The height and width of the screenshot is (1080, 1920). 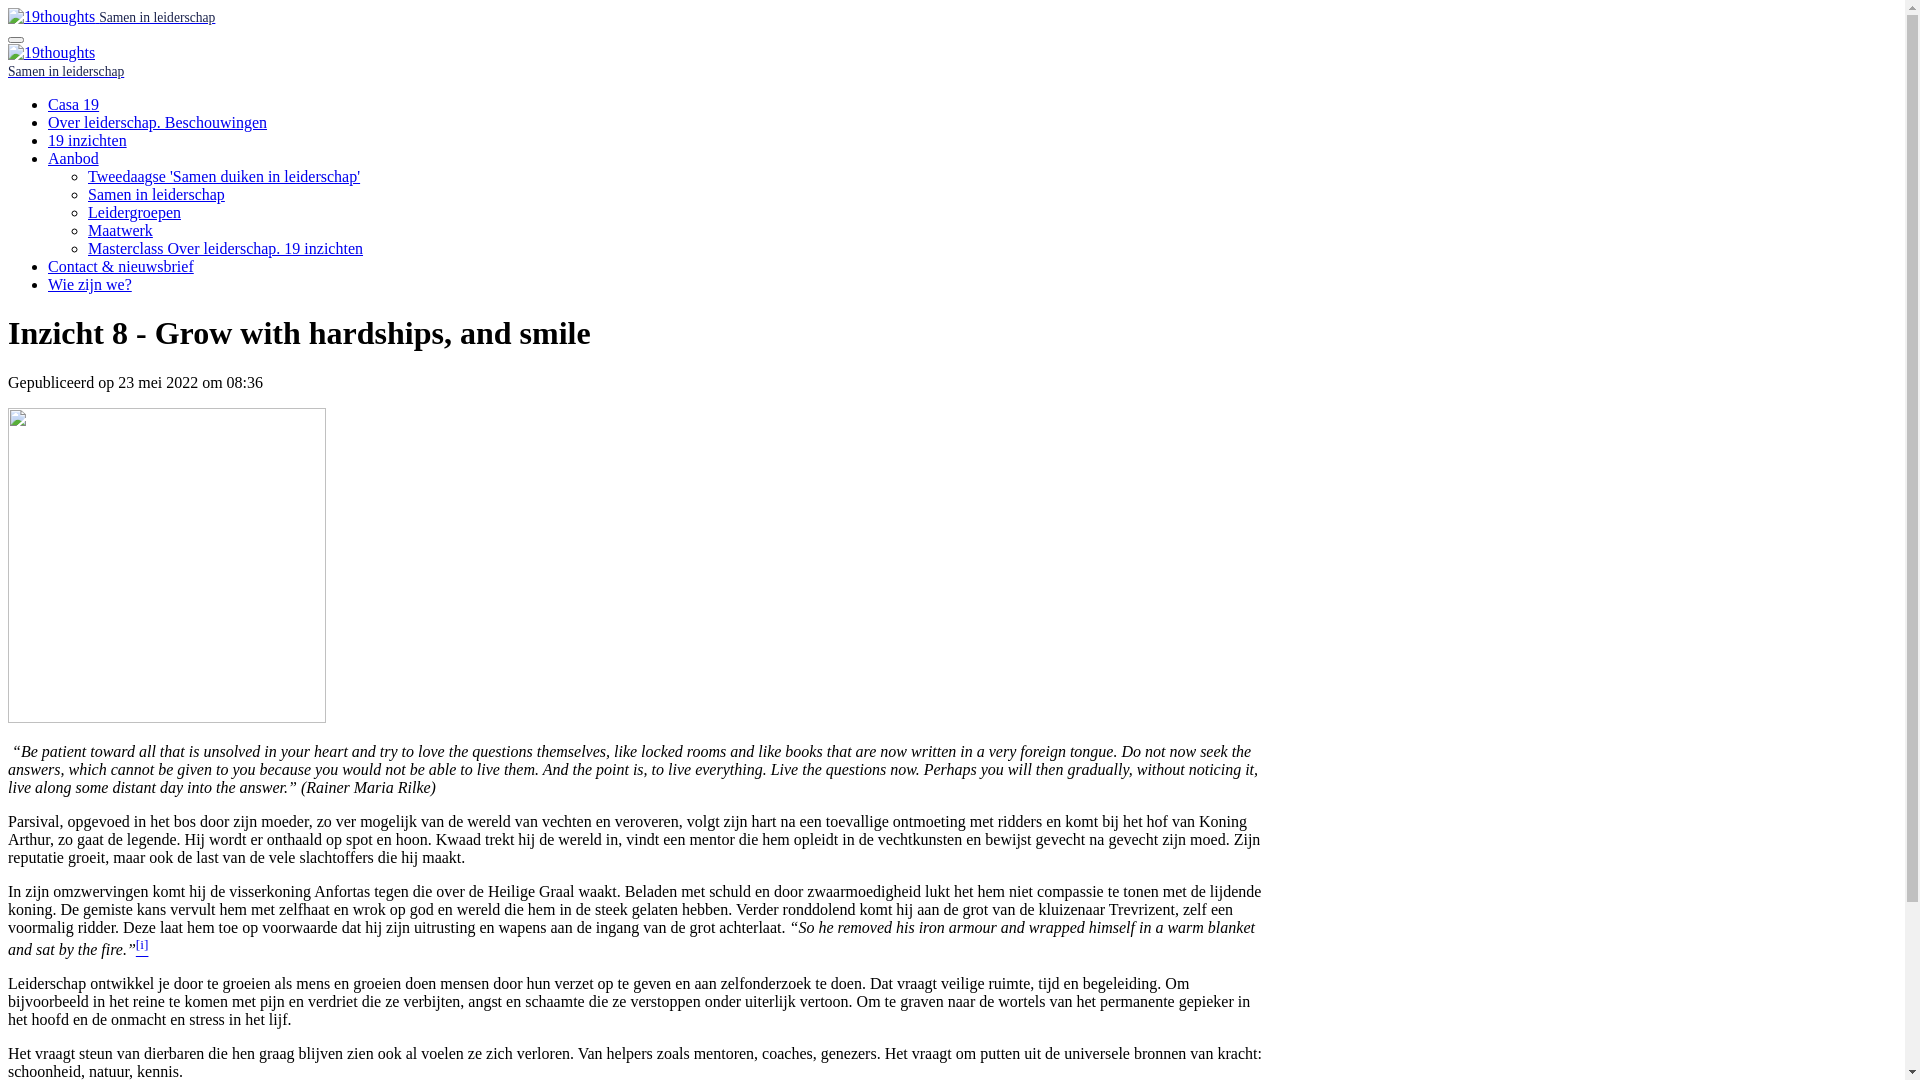 What do you see at coordinates (119, 265) in the screenshot?
I see `'Contact & nieuwsbrief'` at bounding box center [119, 265].